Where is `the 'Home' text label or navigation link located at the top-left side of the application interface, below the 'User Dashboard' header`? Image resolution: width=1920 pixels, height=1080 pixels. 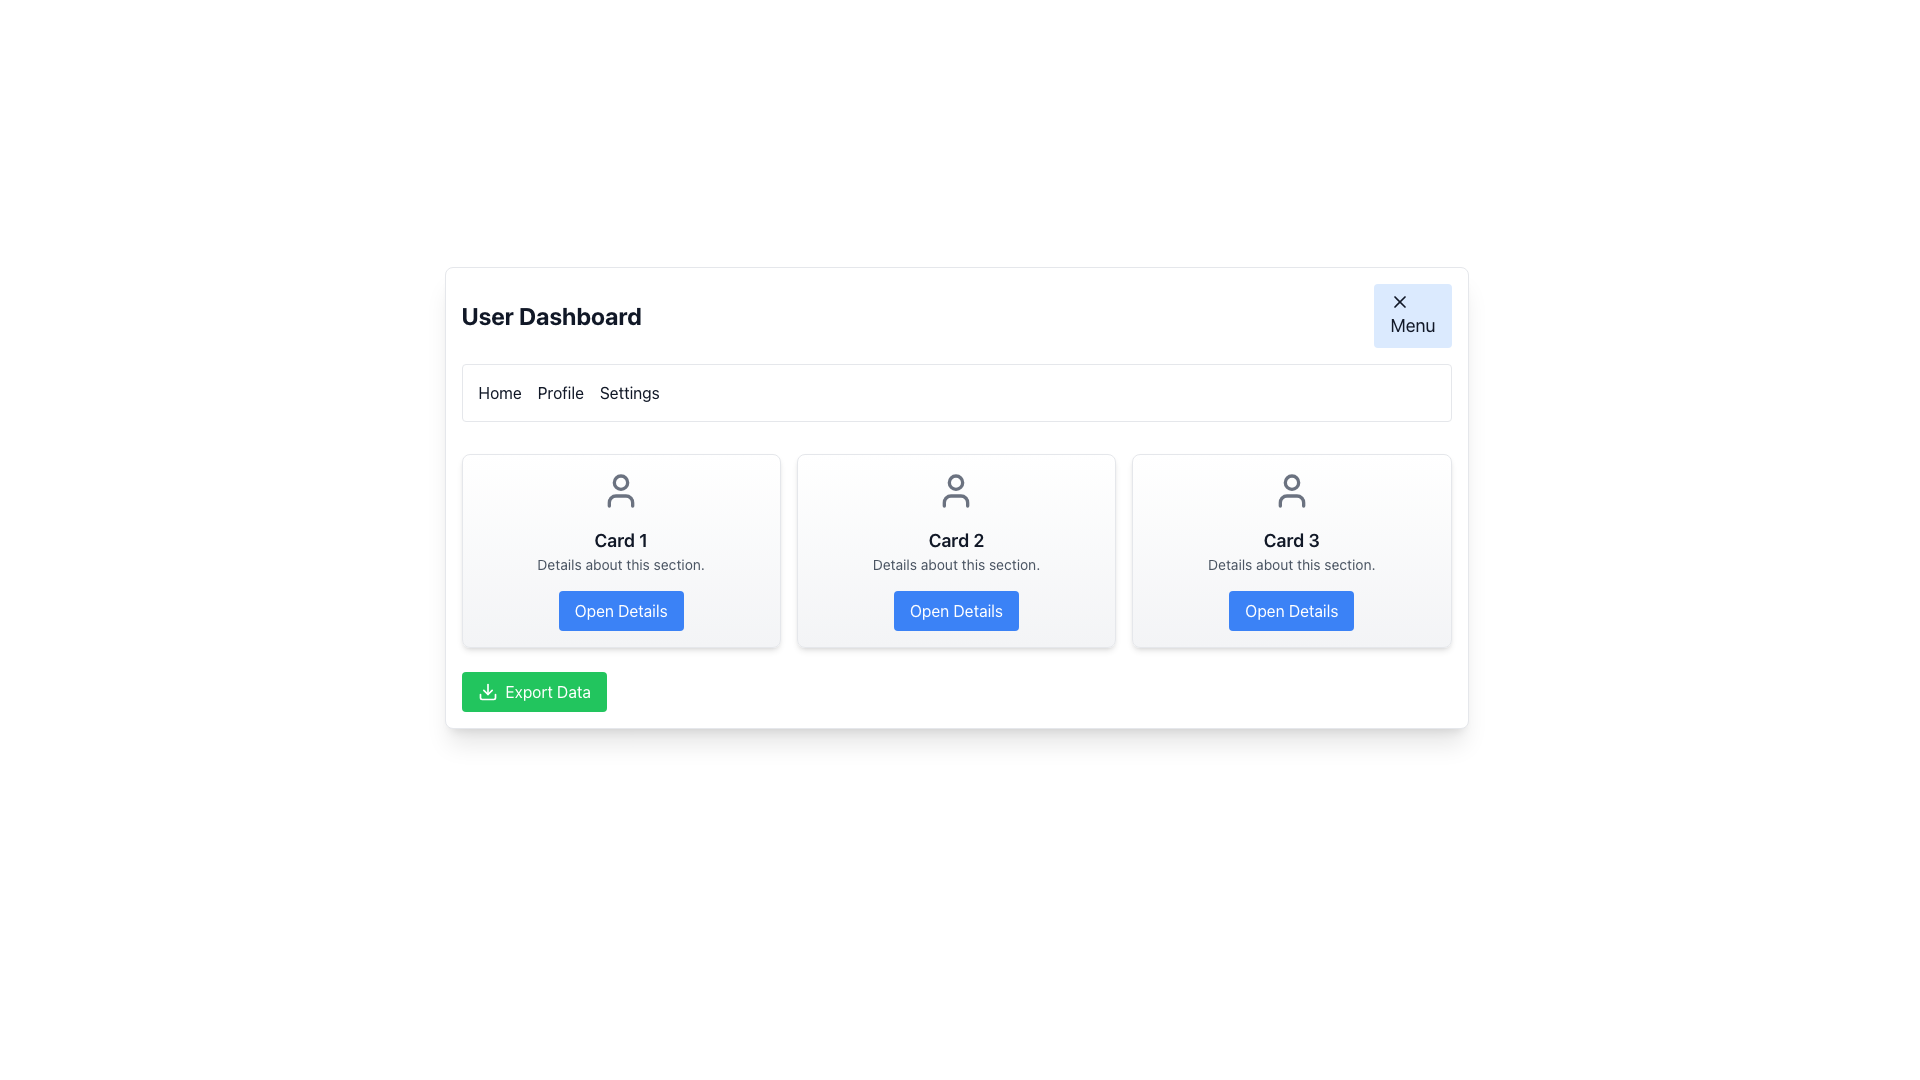
the 'Home' text label or navigation link located at the top-left side of the application interface, below the 'User Dashboard' header is located at coordinates (500, 393).